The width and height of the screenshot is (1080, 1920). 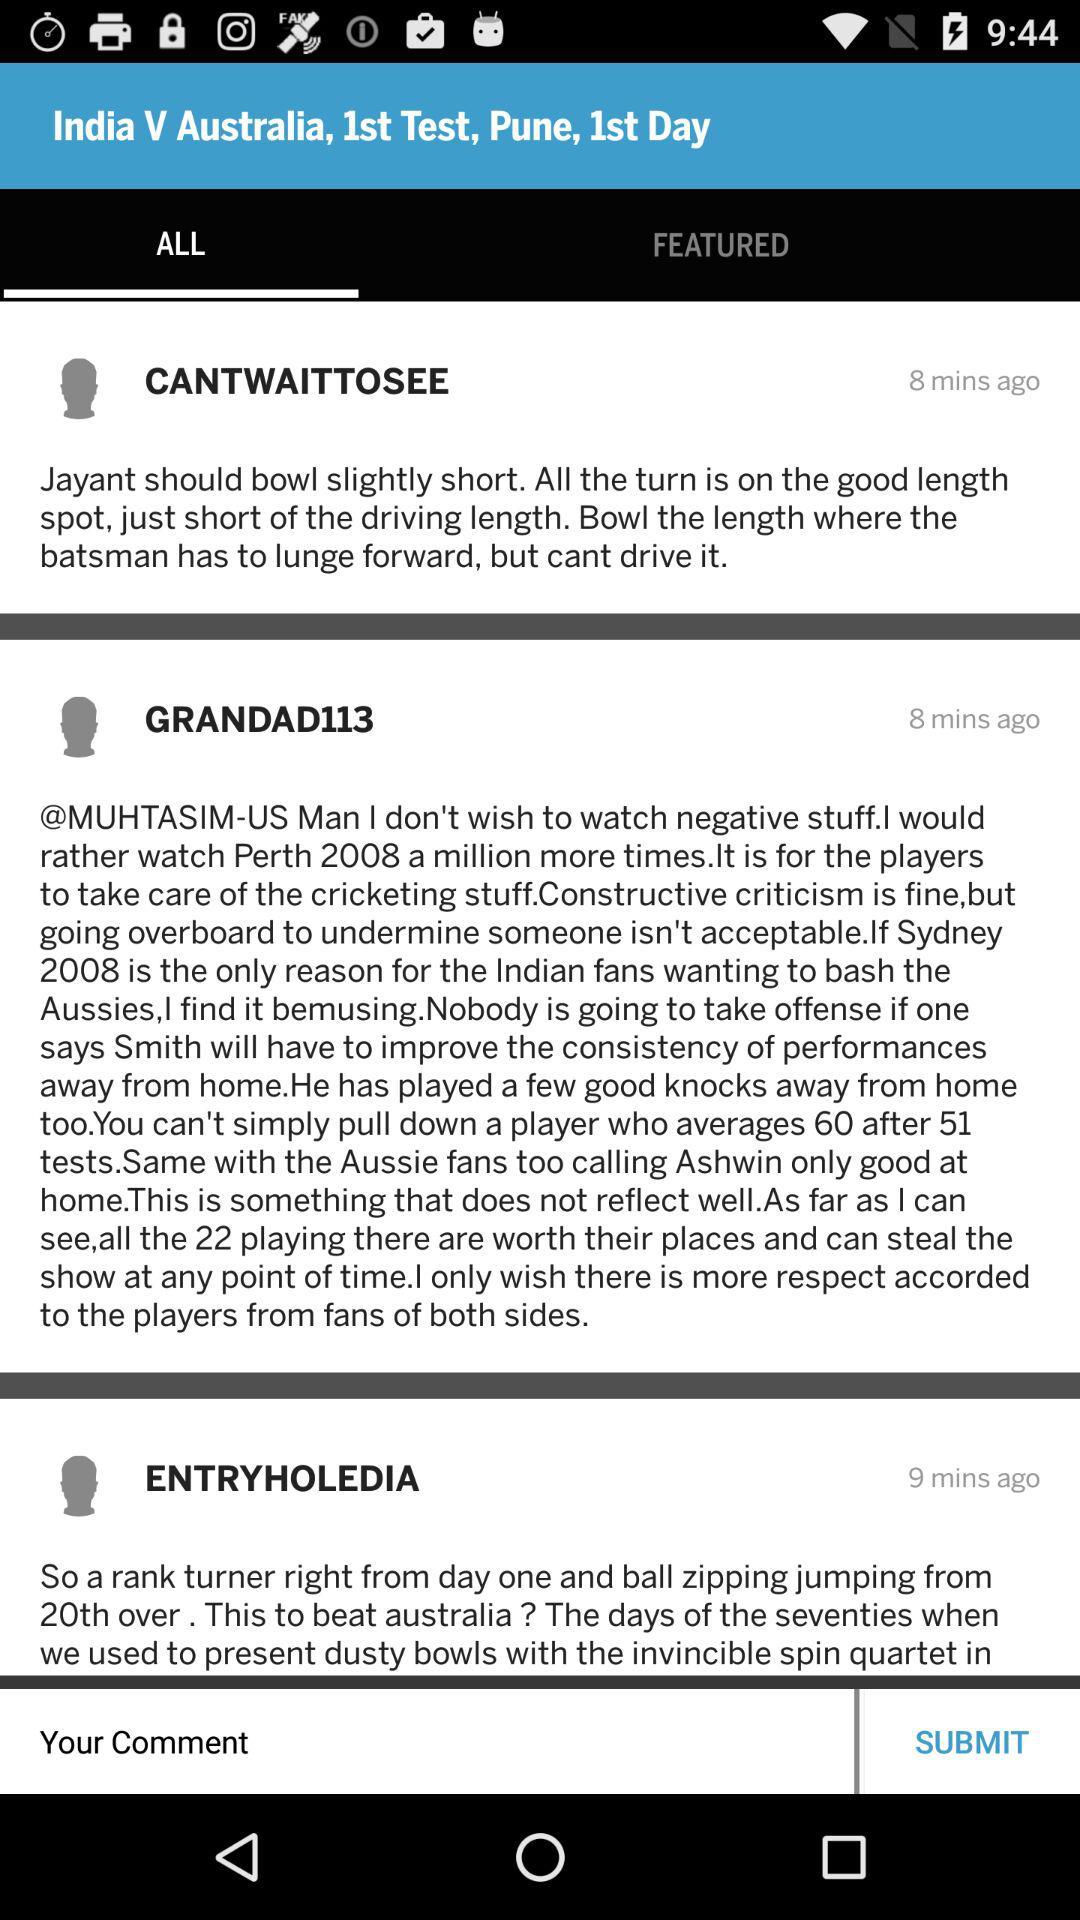 What do you see at coordinates (971, 1740) in the screenshot?
I see `item below the so a rank item` at bounding box center [971, 1740].